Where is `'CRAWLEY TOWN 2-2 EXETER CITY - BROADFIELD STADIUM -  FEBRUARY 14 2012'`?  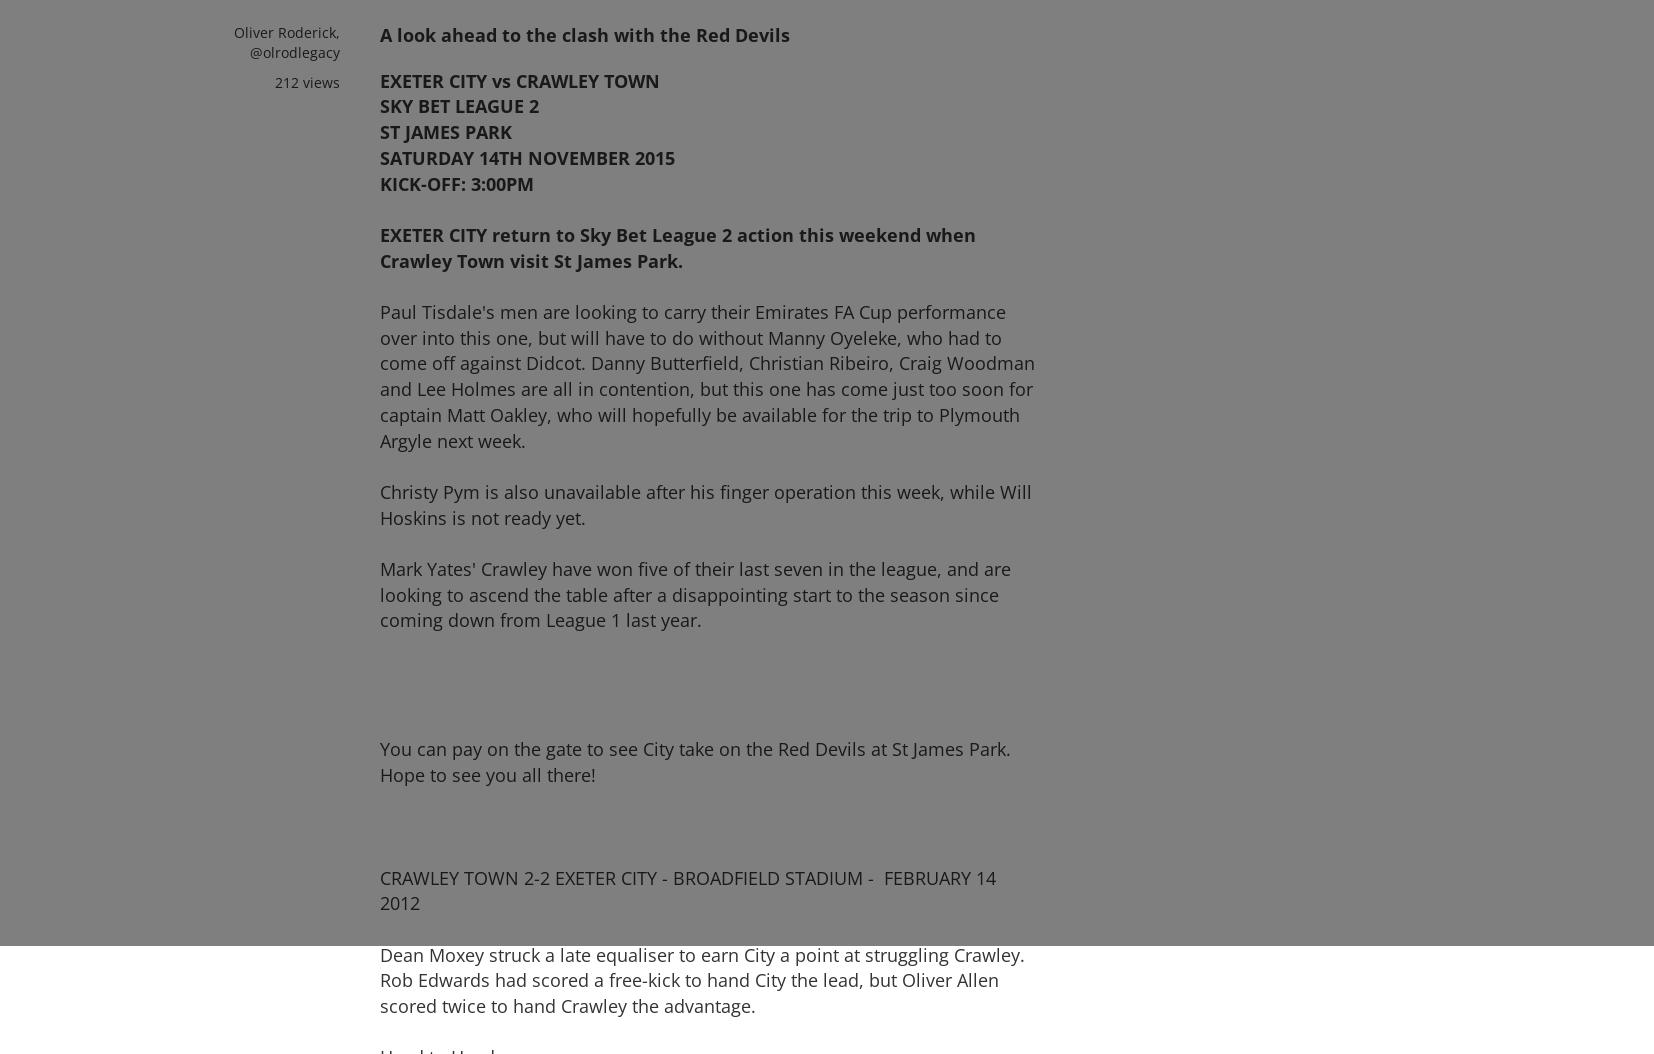 'CRAWLEY TOWN 2-2 EXETER CITY - BROADFIELD STADIUM -  FEBRUARY 14 2012' is located at coordinates (378, 889).